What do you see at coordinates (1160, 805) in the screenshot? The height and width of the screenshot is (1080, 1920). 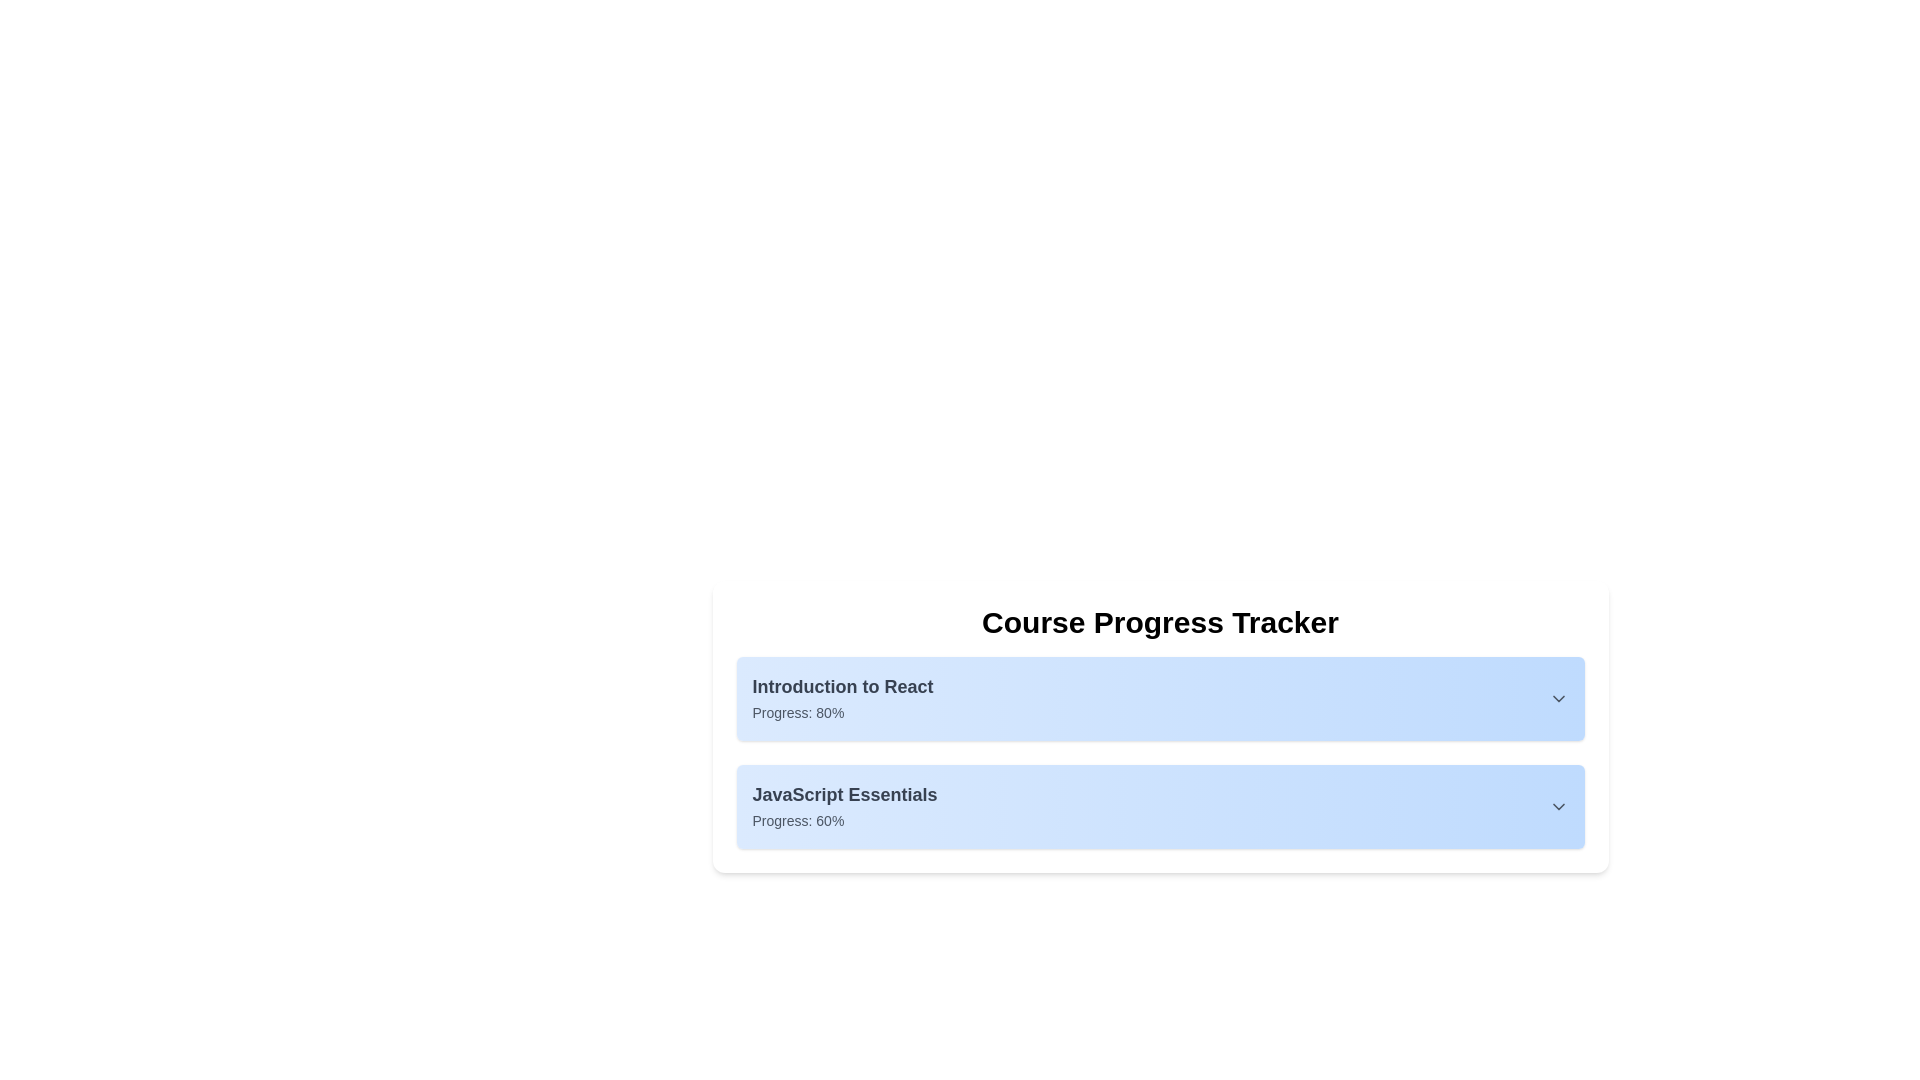 I see `the 'JavaScript Essentials' course item in the Course Progress Tracker` at bounding box center [1160, 805].